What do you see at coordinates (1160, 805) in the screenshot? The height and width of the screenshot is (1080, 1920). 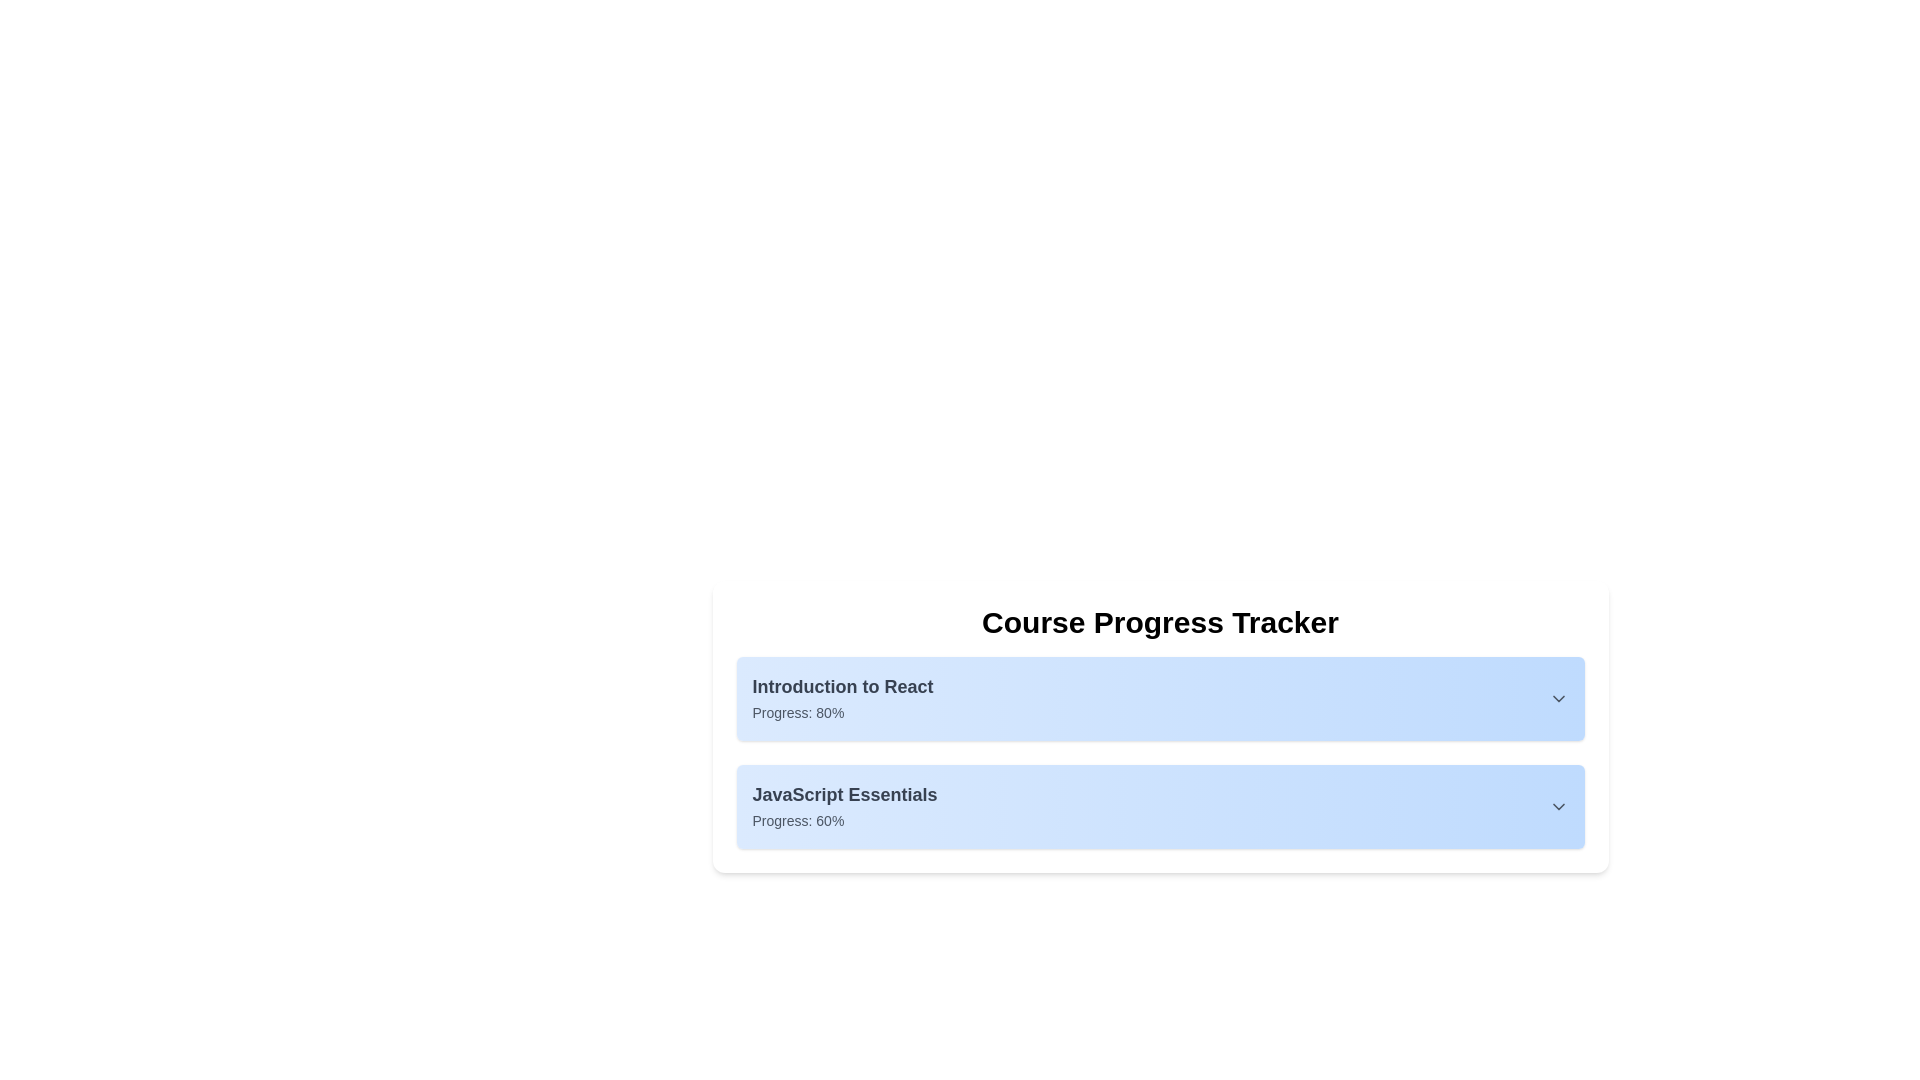 I see `the 'JavaScript Essentials' course item in the Course Progress Tracker` at bounding box center [1160, 805].